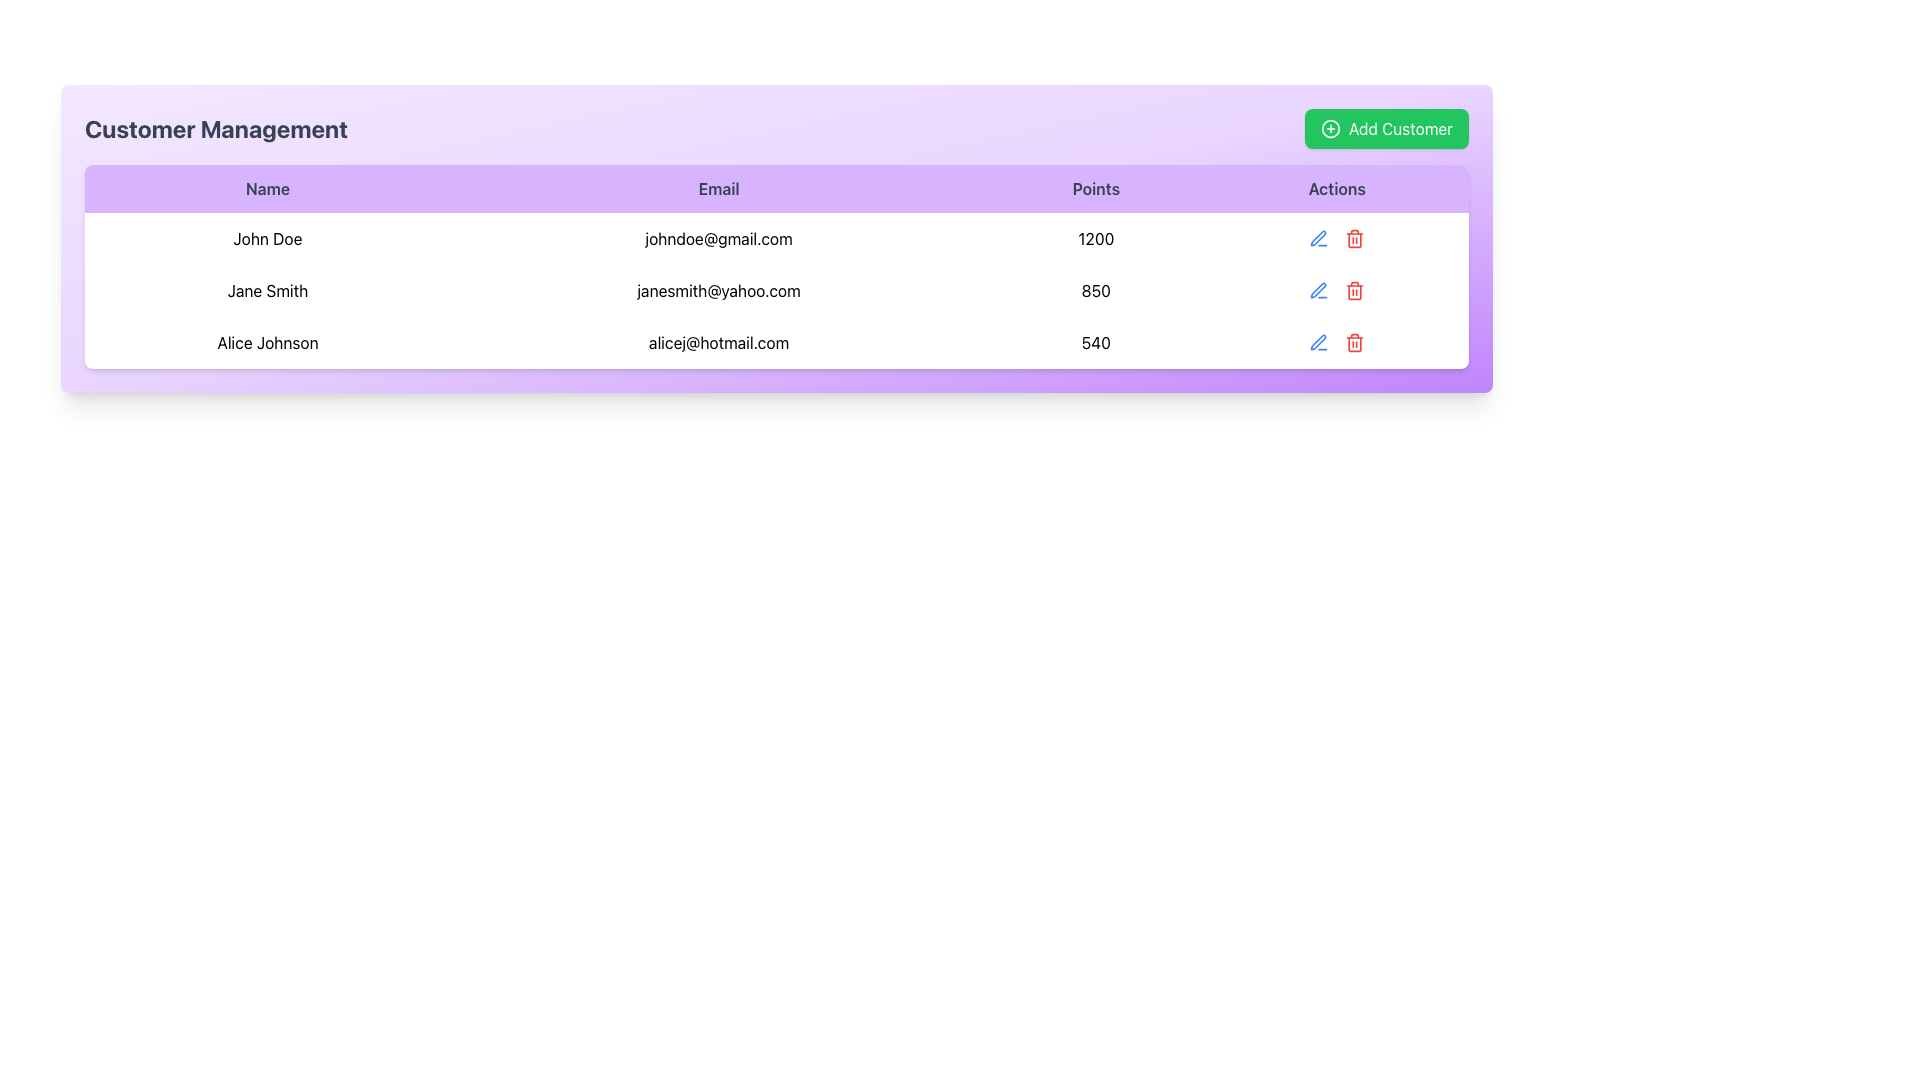 This screenshot has height=1080, width=1920. I want to click on the 'Points' column header label in the data table, which is the third column header positioned between 'Email' and 'Actions', so click(1095, 189).